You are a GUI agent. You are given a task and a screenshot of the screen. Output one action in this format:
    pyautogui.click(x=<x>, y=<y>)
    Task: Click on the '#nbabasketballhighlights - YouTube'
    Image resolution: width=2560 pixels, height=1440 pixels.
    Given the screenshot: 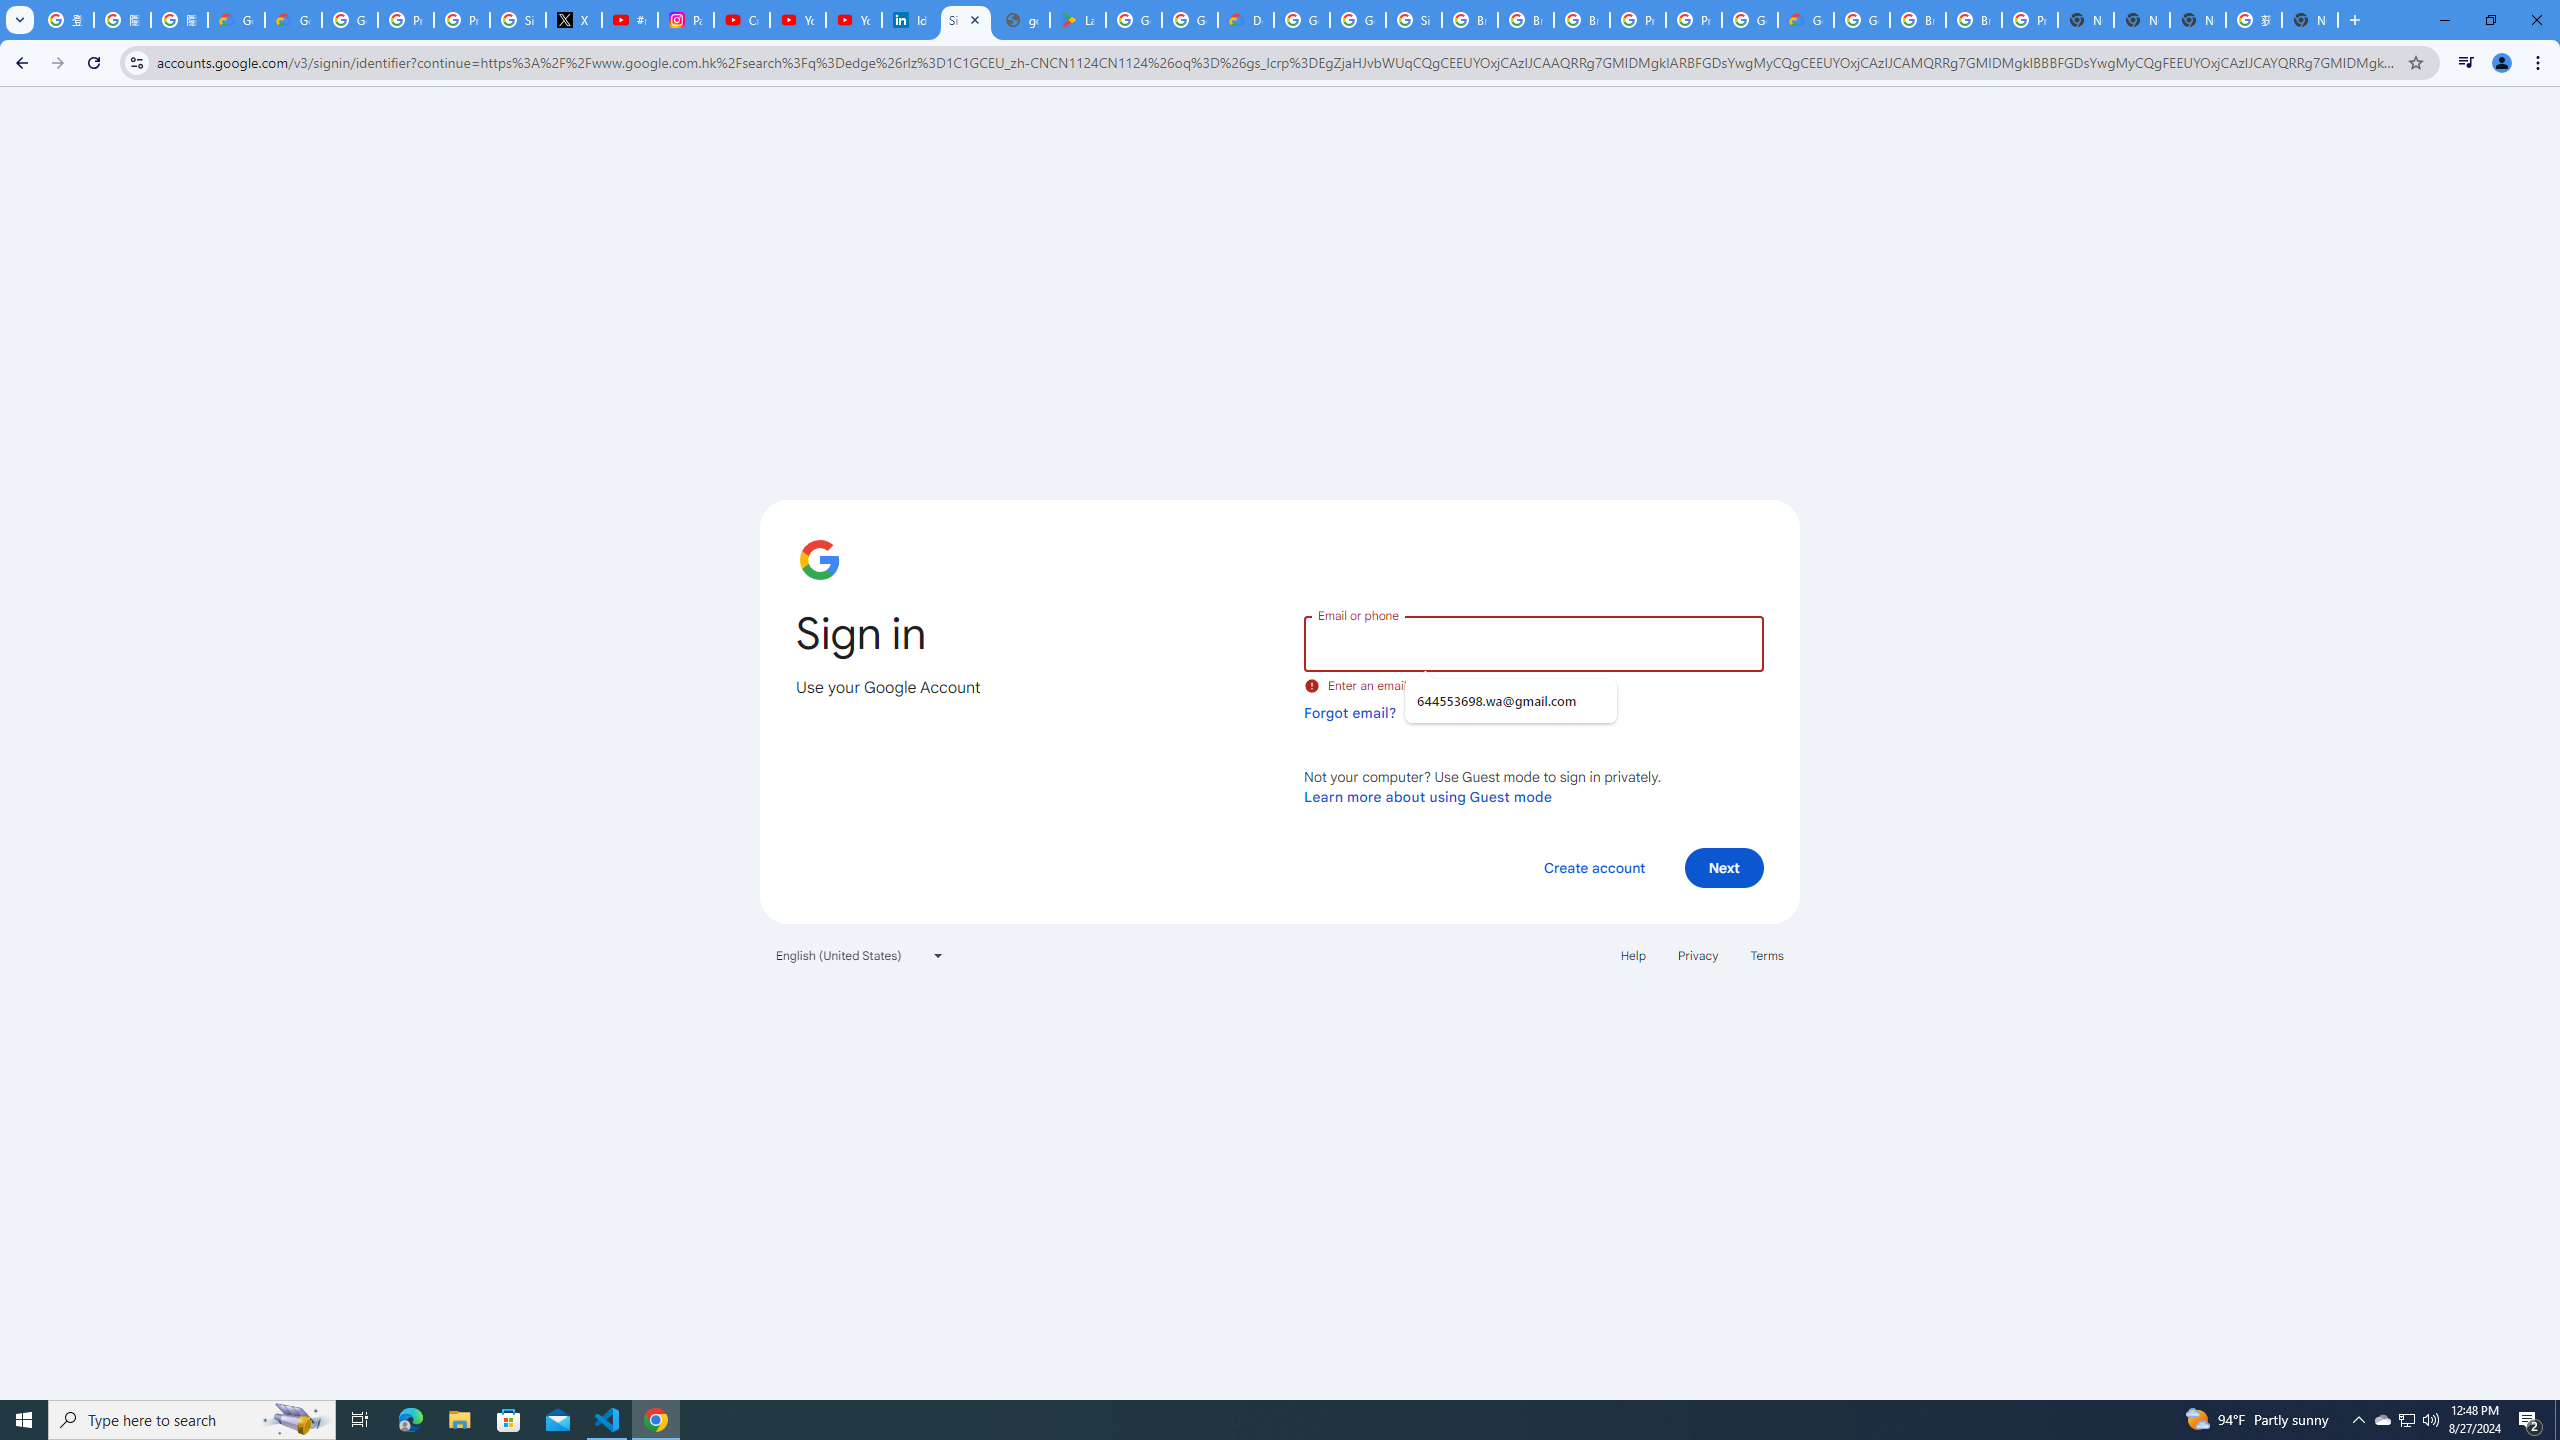 What is the action you would take?
    pyautogui.click(x=631, y=19)
    